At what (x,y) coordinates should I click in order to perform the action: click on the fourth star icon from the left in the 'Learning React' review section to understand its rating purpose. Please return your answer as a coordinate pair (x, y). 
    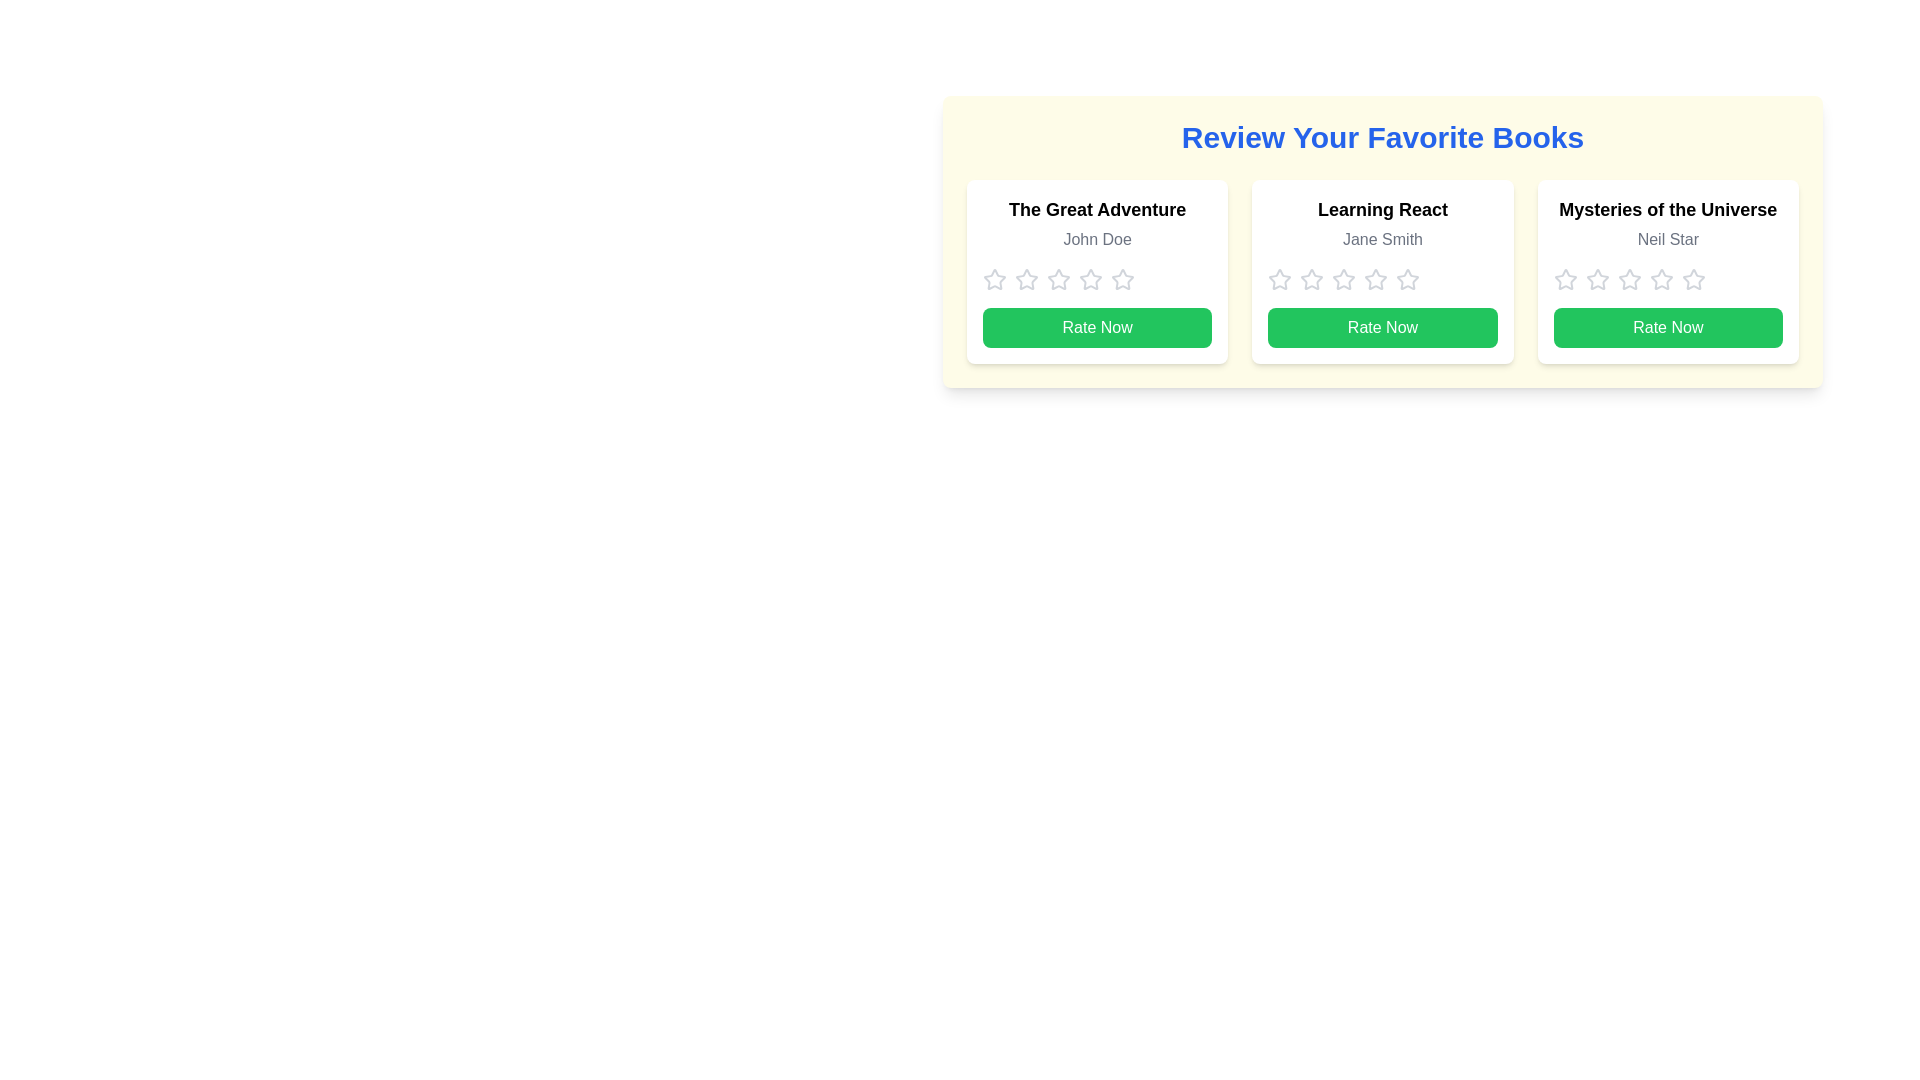
    Looking at the image, I should click on (1344, 280).